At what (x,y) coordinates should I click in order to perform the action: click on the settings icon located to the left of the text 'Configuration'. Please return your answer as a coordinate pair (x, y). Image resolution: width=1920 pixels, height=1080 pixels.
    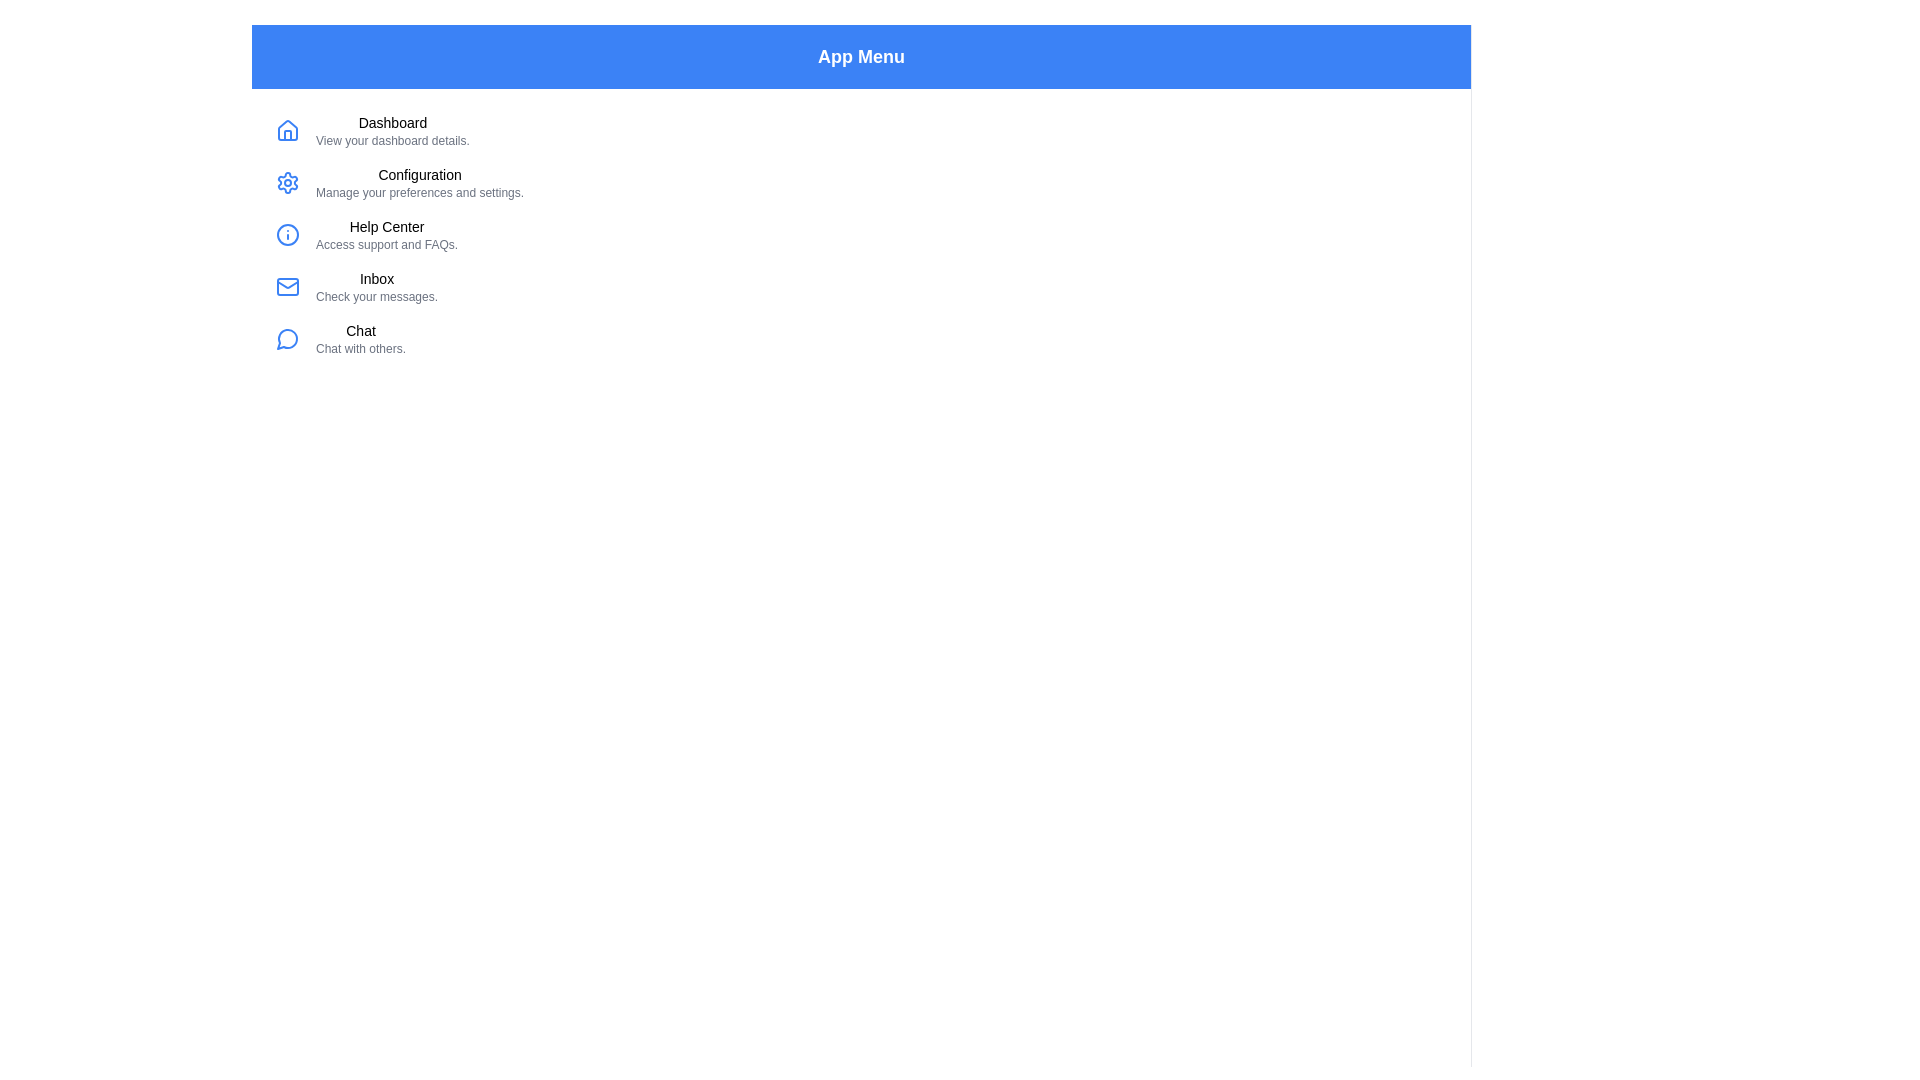
    Looking at the image, I should click on (287, 182).